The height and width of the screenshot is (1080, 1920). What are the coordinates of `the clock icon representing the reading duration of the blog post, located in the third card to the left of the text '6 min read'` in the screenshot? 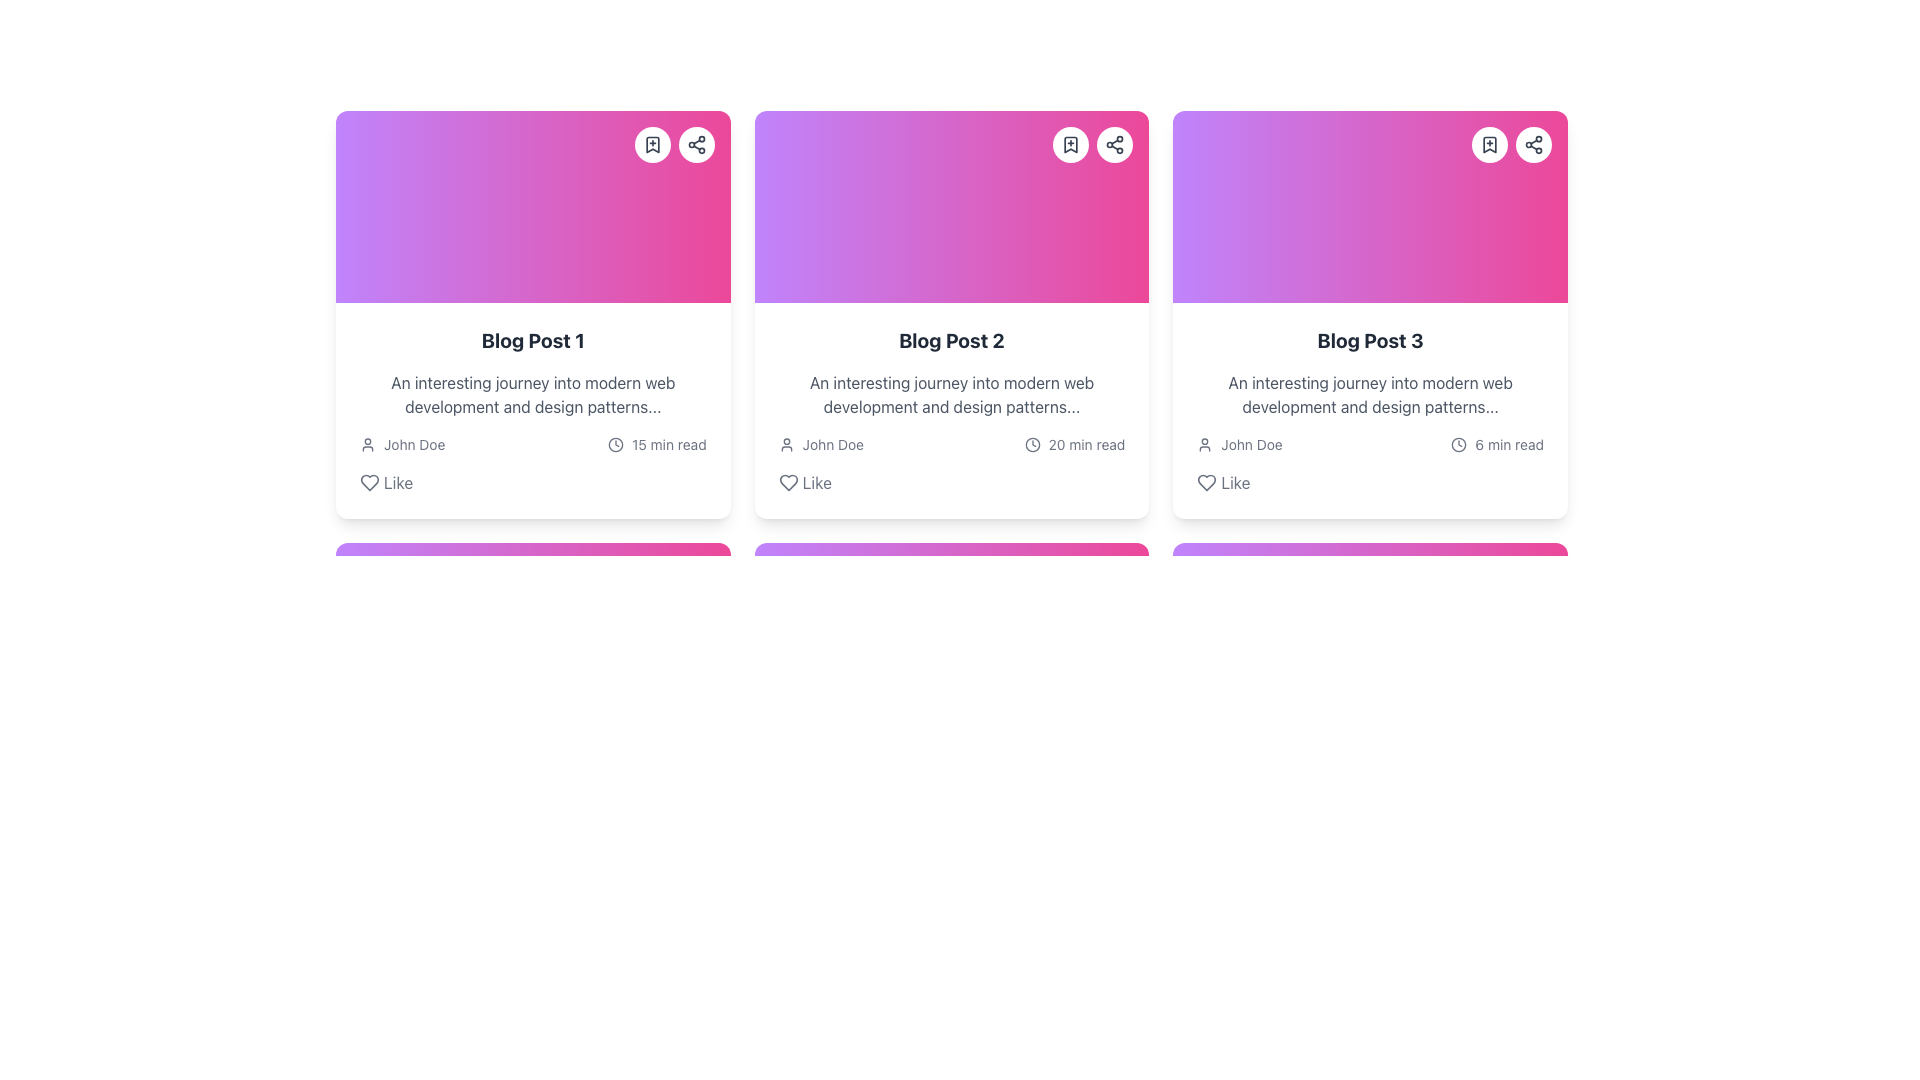 It's located at (1459, 443).